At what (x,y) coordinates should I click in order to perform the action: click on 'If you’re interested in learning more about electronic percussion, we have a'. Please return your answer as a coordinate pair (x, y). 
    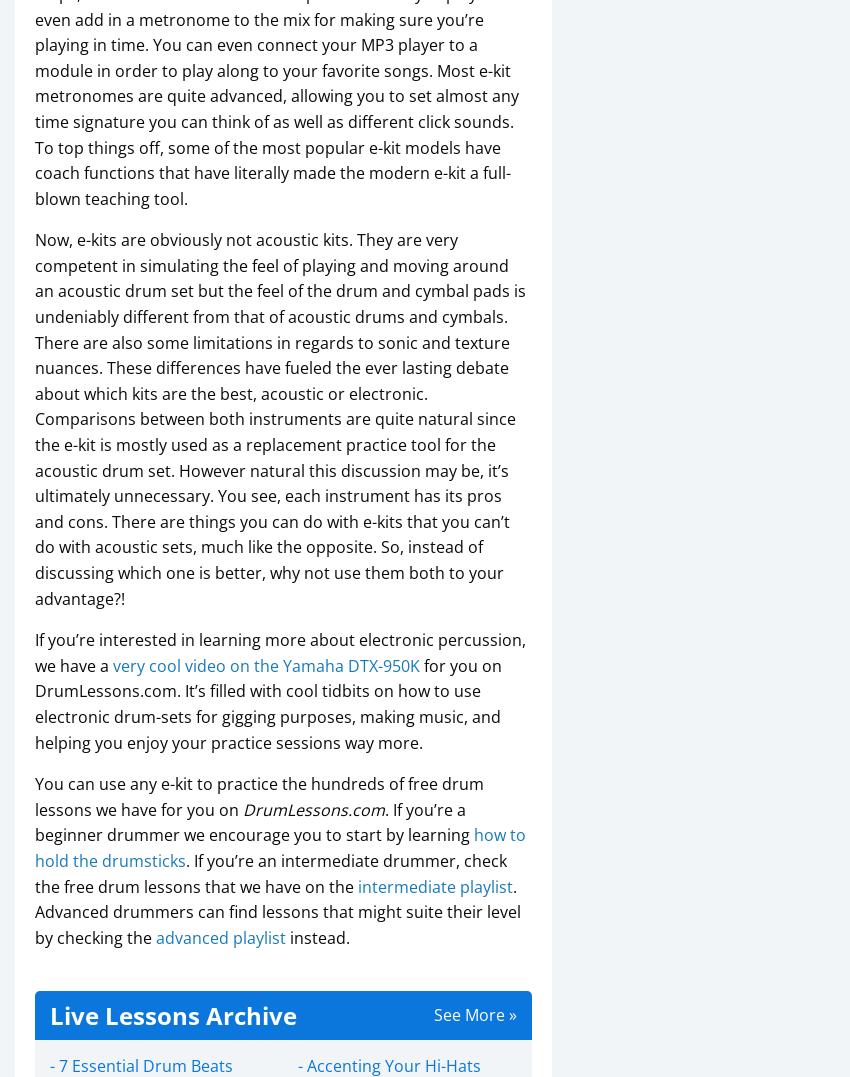
    Looking at the image, I should click on (279, 652).